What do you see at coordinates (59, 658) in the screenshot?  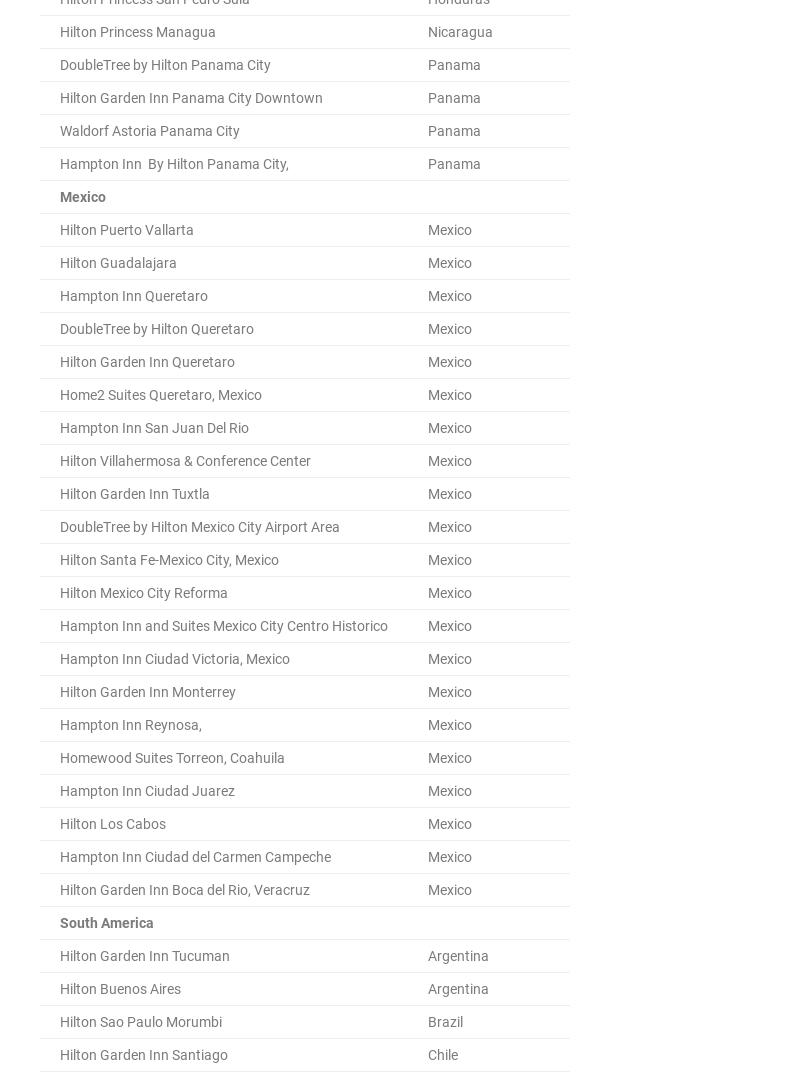 I see `'Hampton Inn Ciudad Victoria, Mexico'` at bounding box center [59, 658].